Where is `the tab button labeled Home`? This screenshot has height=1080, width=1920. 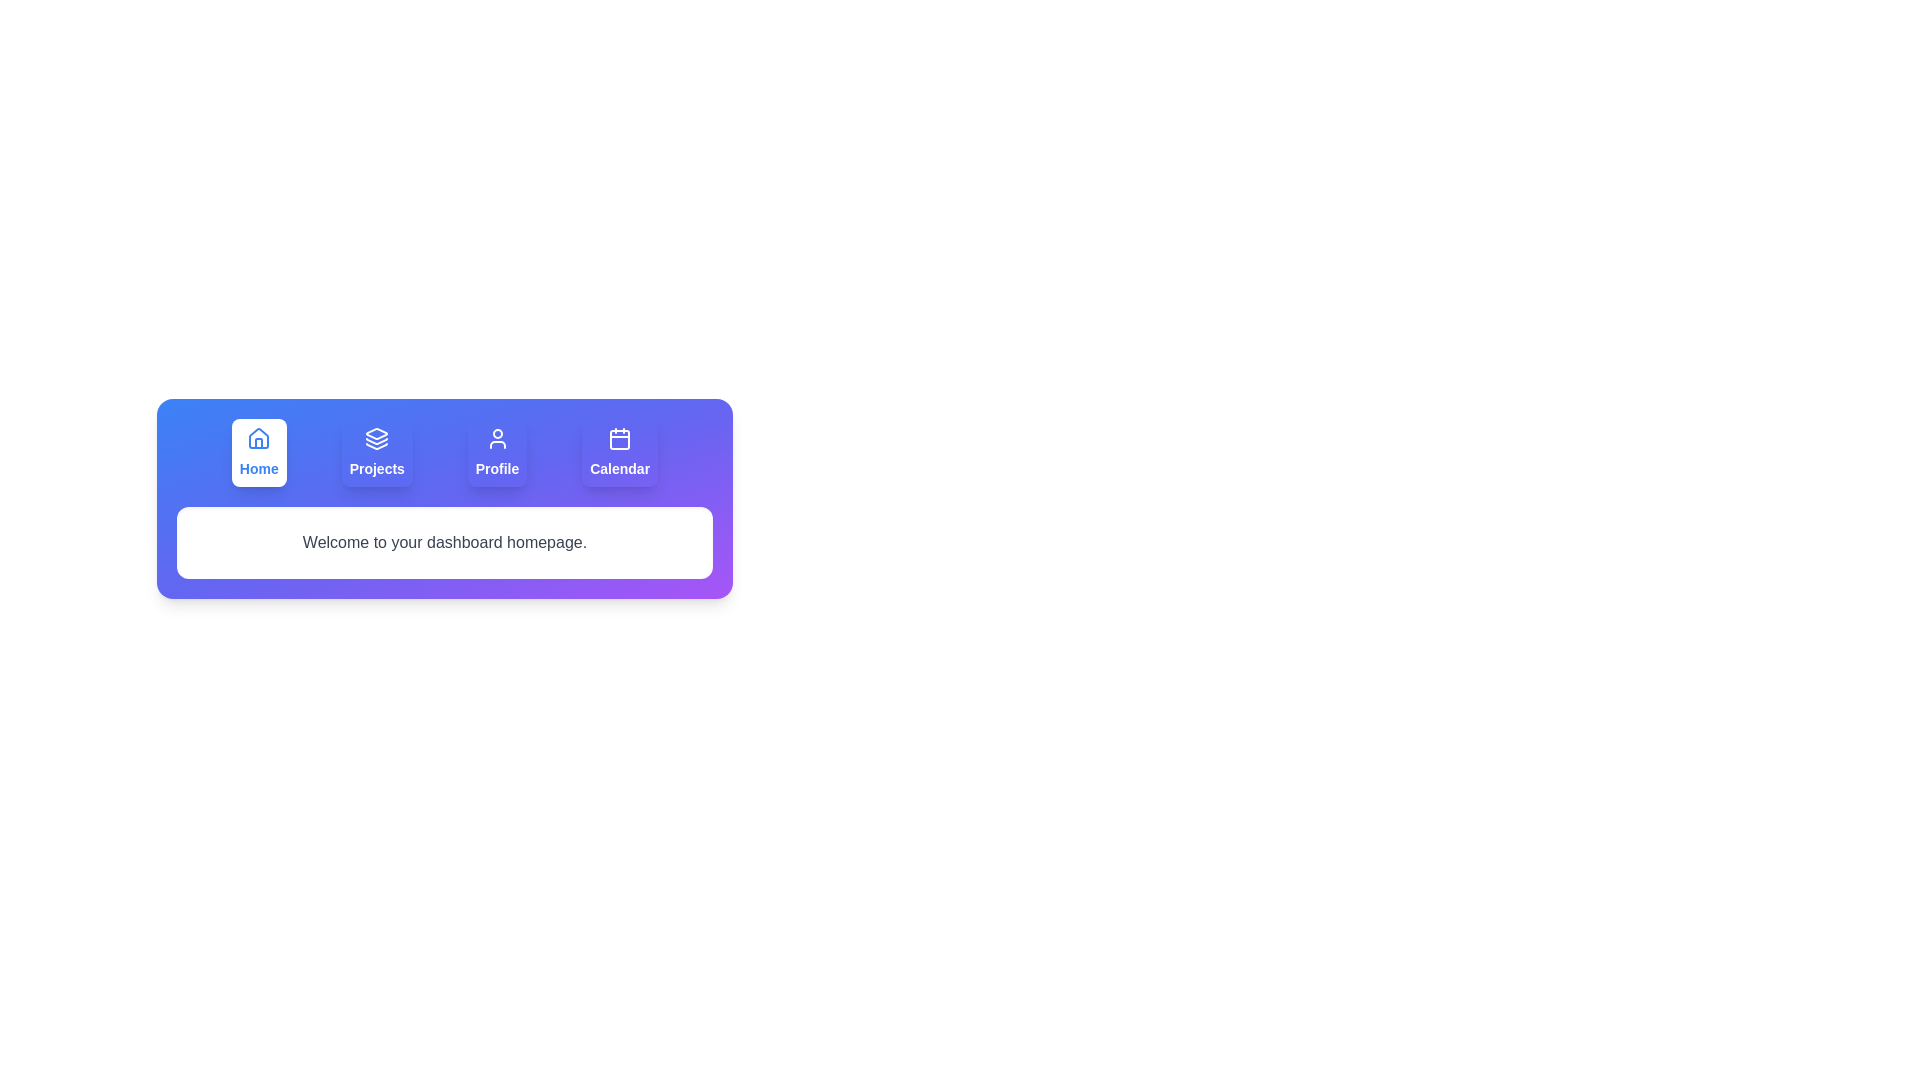
the tab button labeled Home is located at coordinates (258, 452).